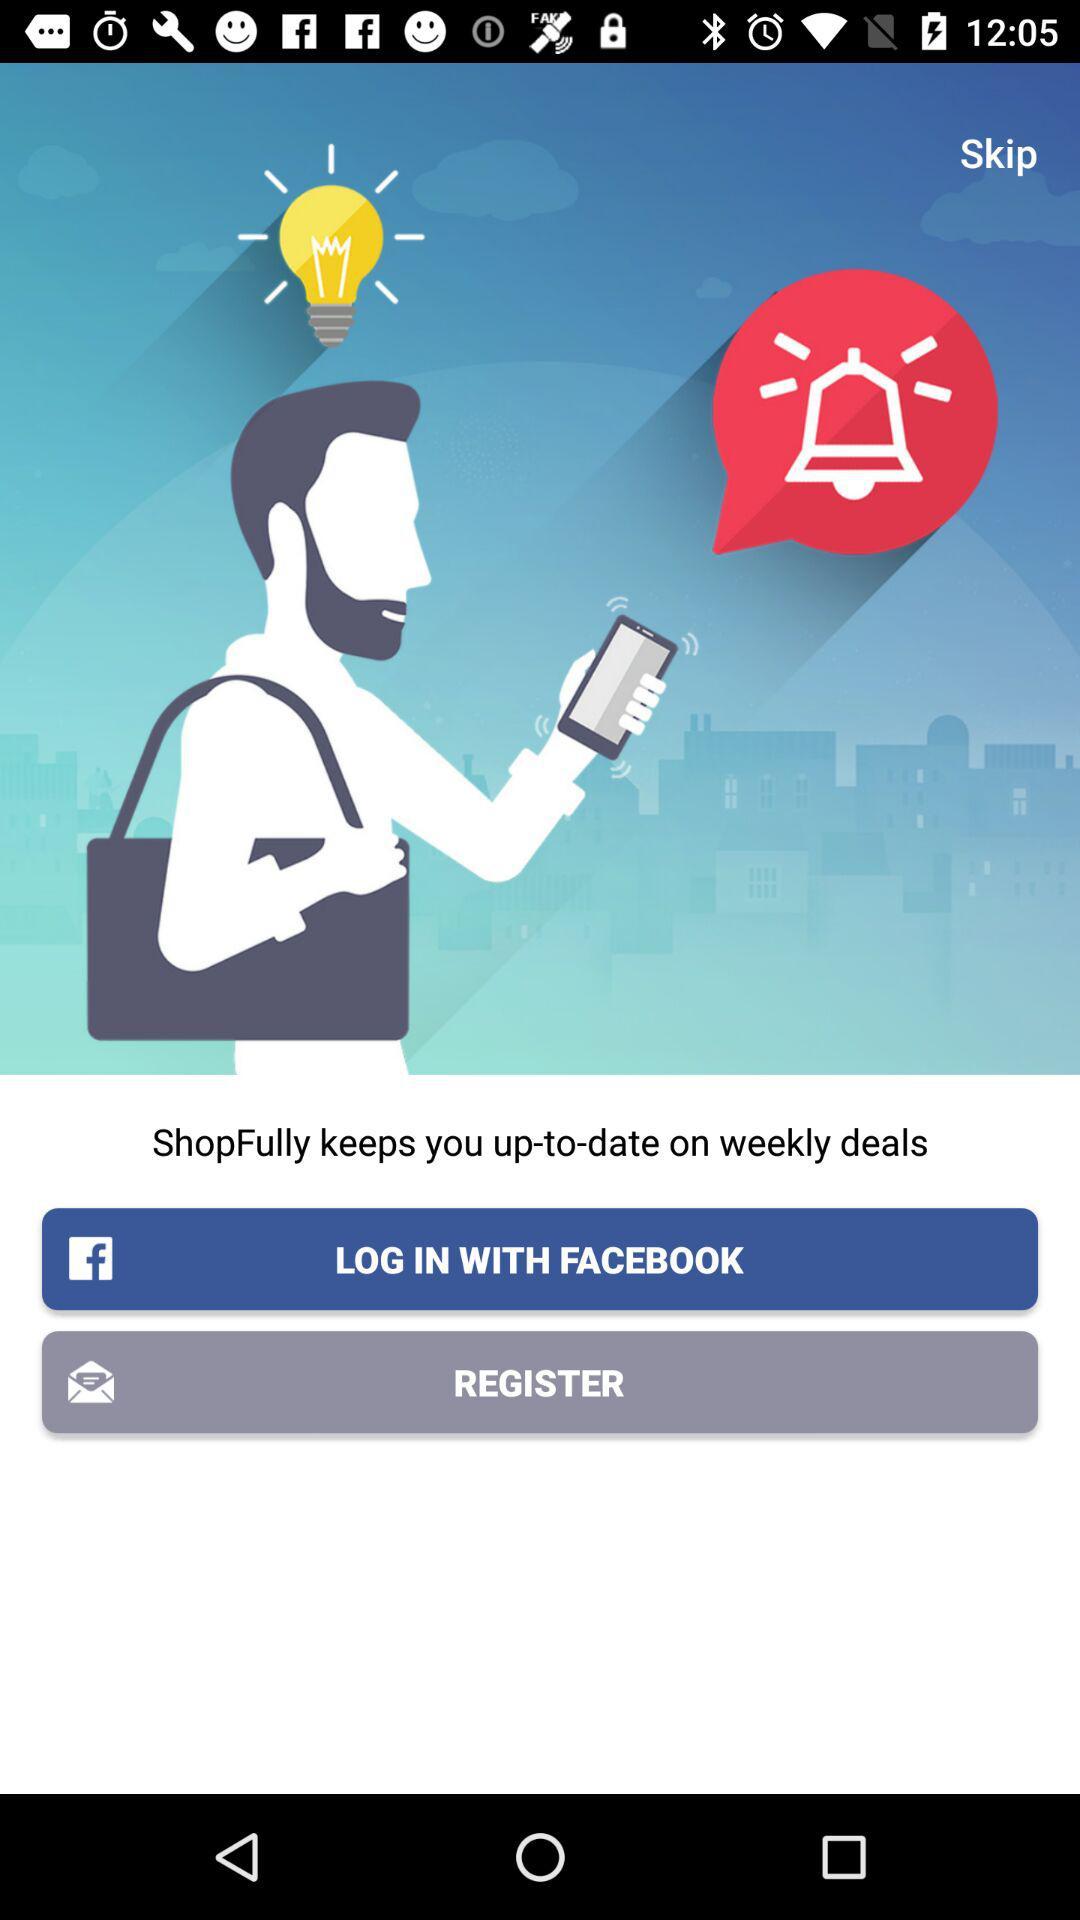  Describe the element at coordinates (540, 1141) in the screenshot. I see `shopfully keeps you icon` at that location.